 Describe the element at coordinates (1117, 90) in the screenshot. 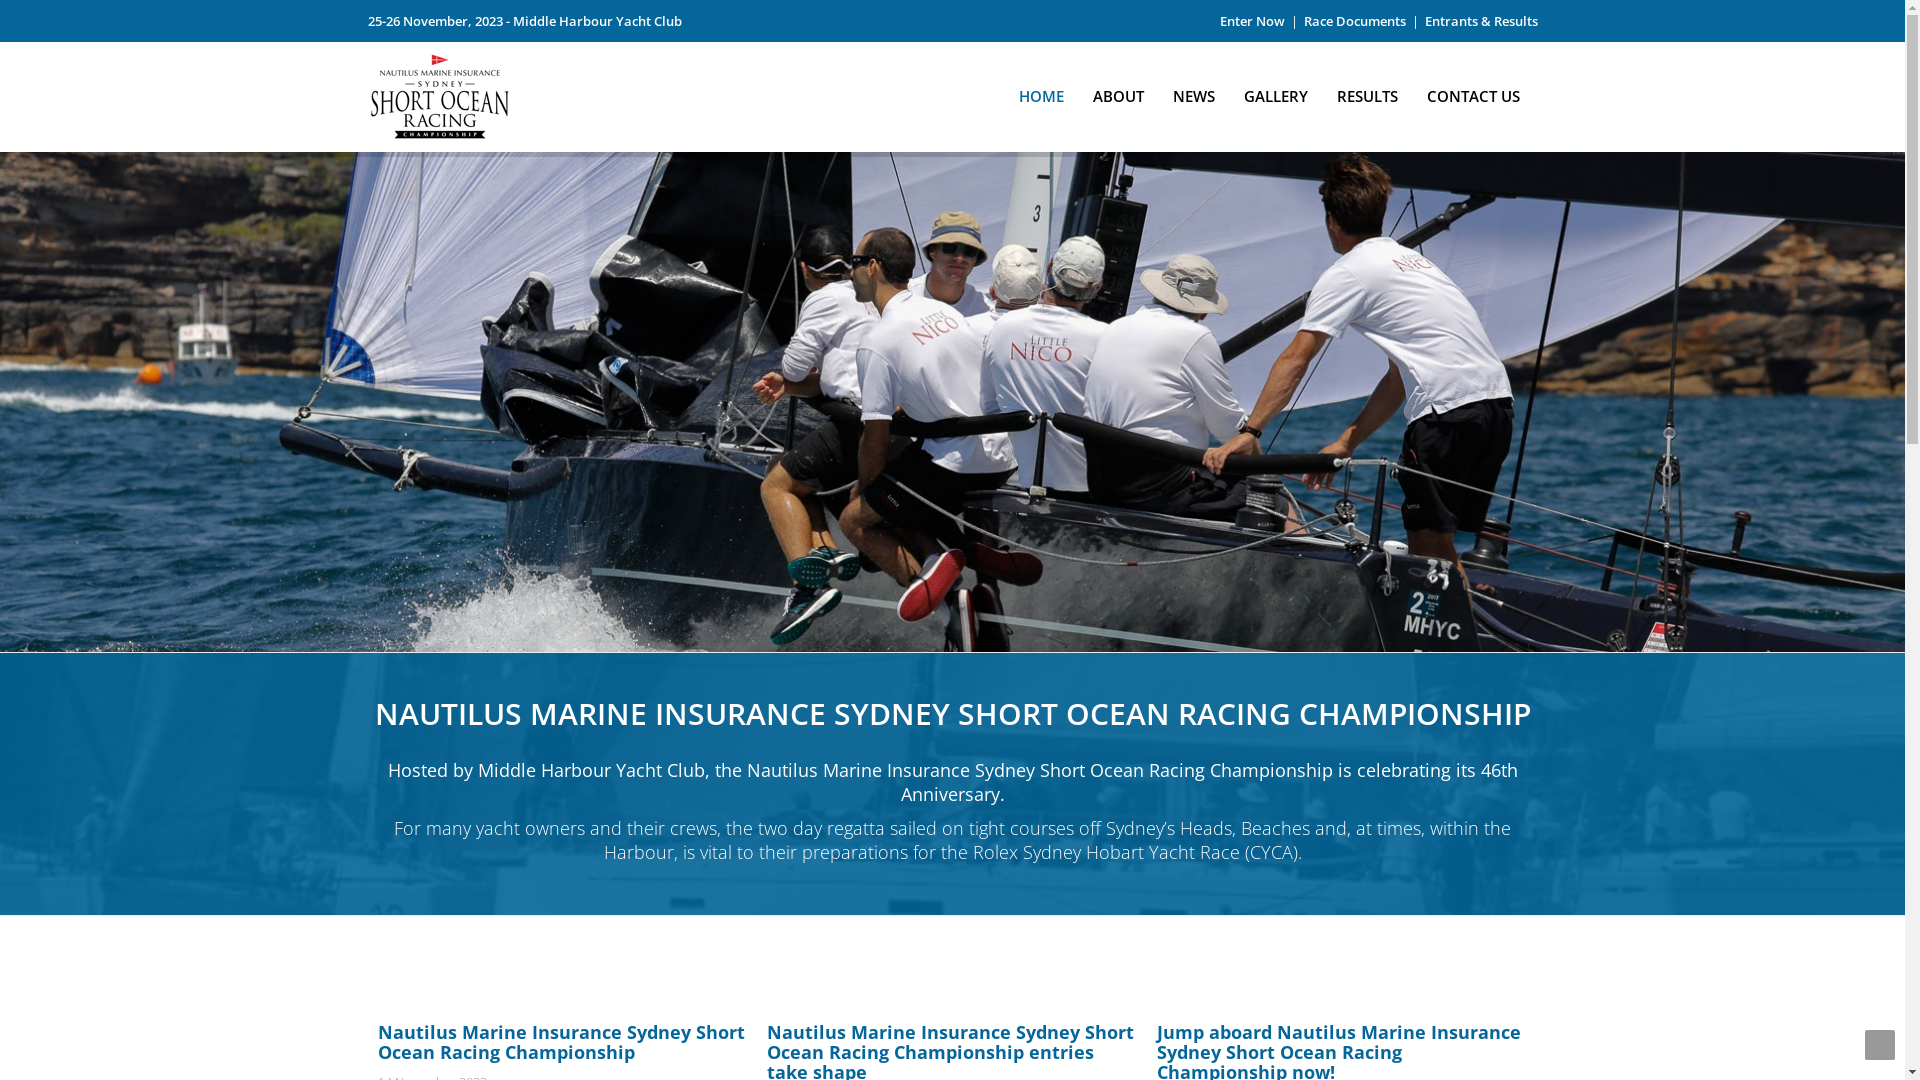

I see `'ABOUT'` at that location.